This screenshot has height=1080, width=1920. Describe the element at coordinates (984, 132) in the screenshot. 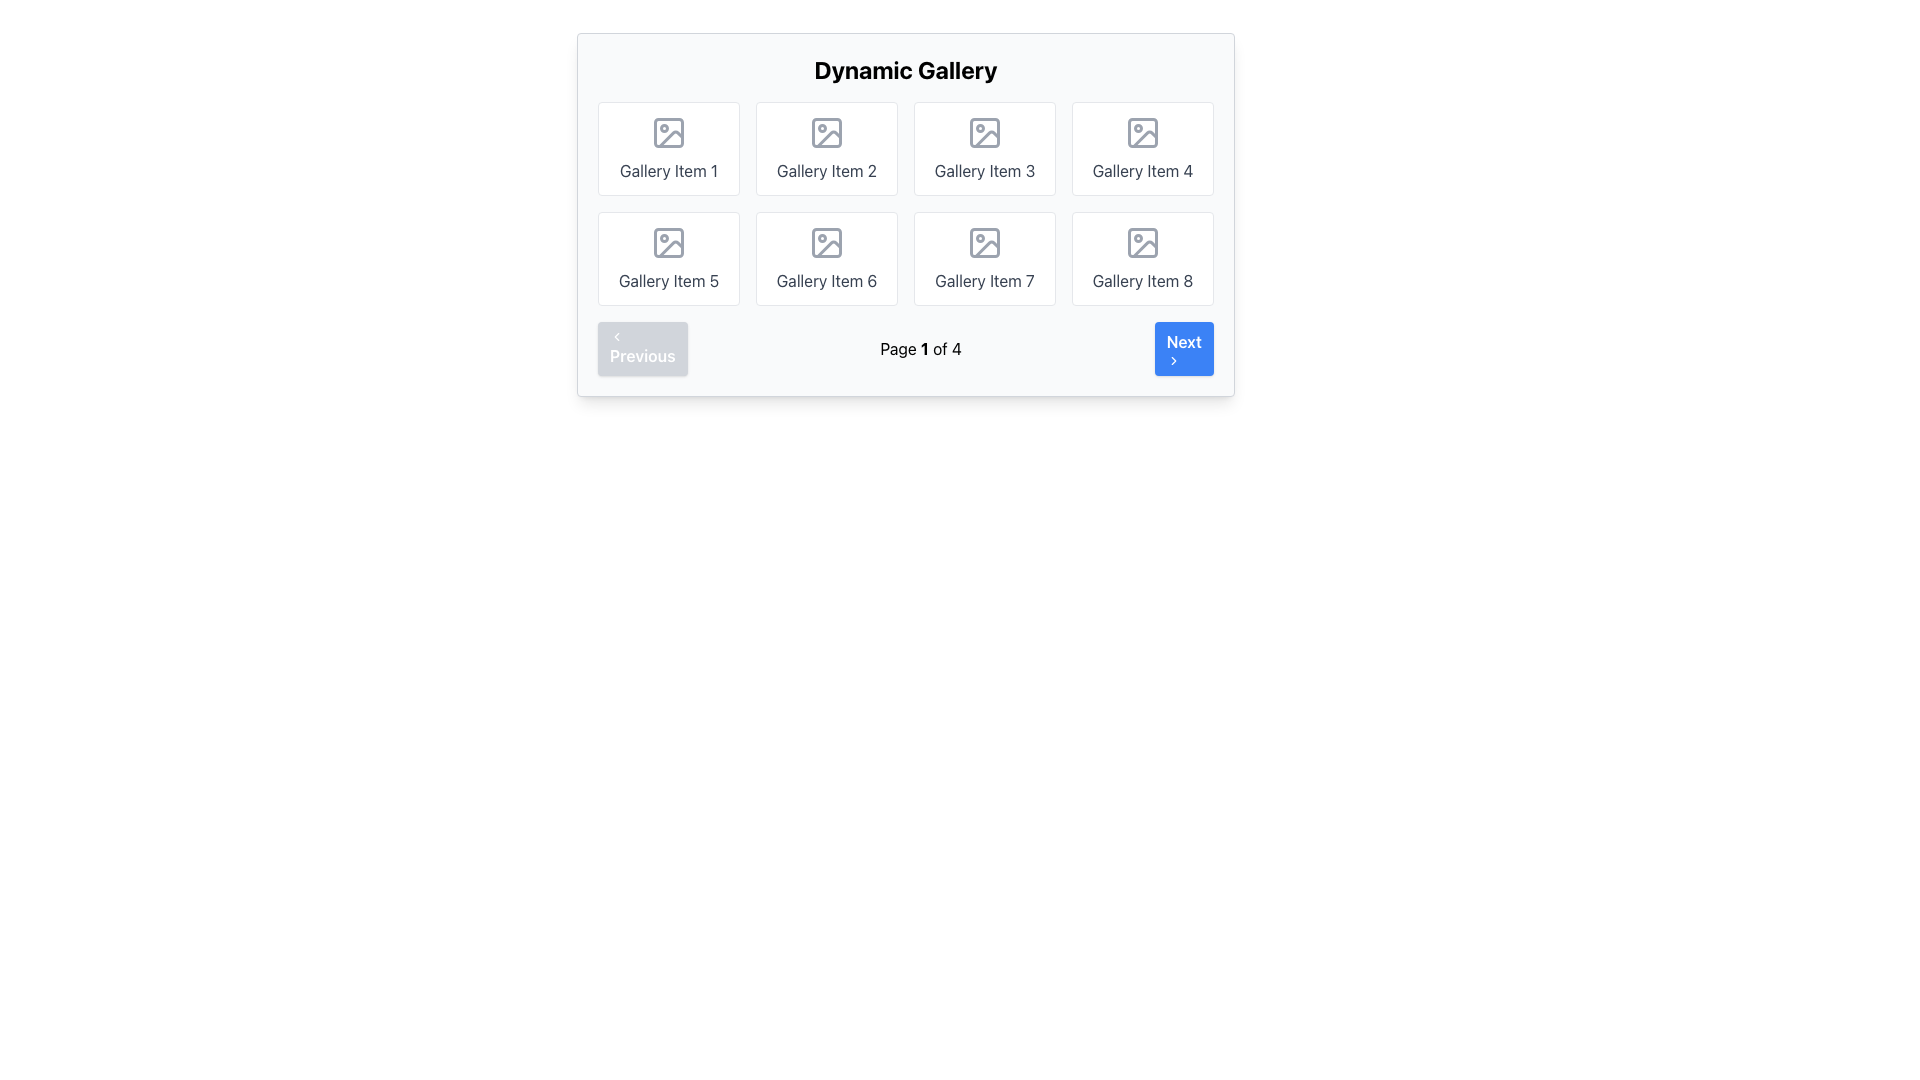

I see `the graphical icon component representing the third image icon in the first row of the gallery grid layout` at that location.